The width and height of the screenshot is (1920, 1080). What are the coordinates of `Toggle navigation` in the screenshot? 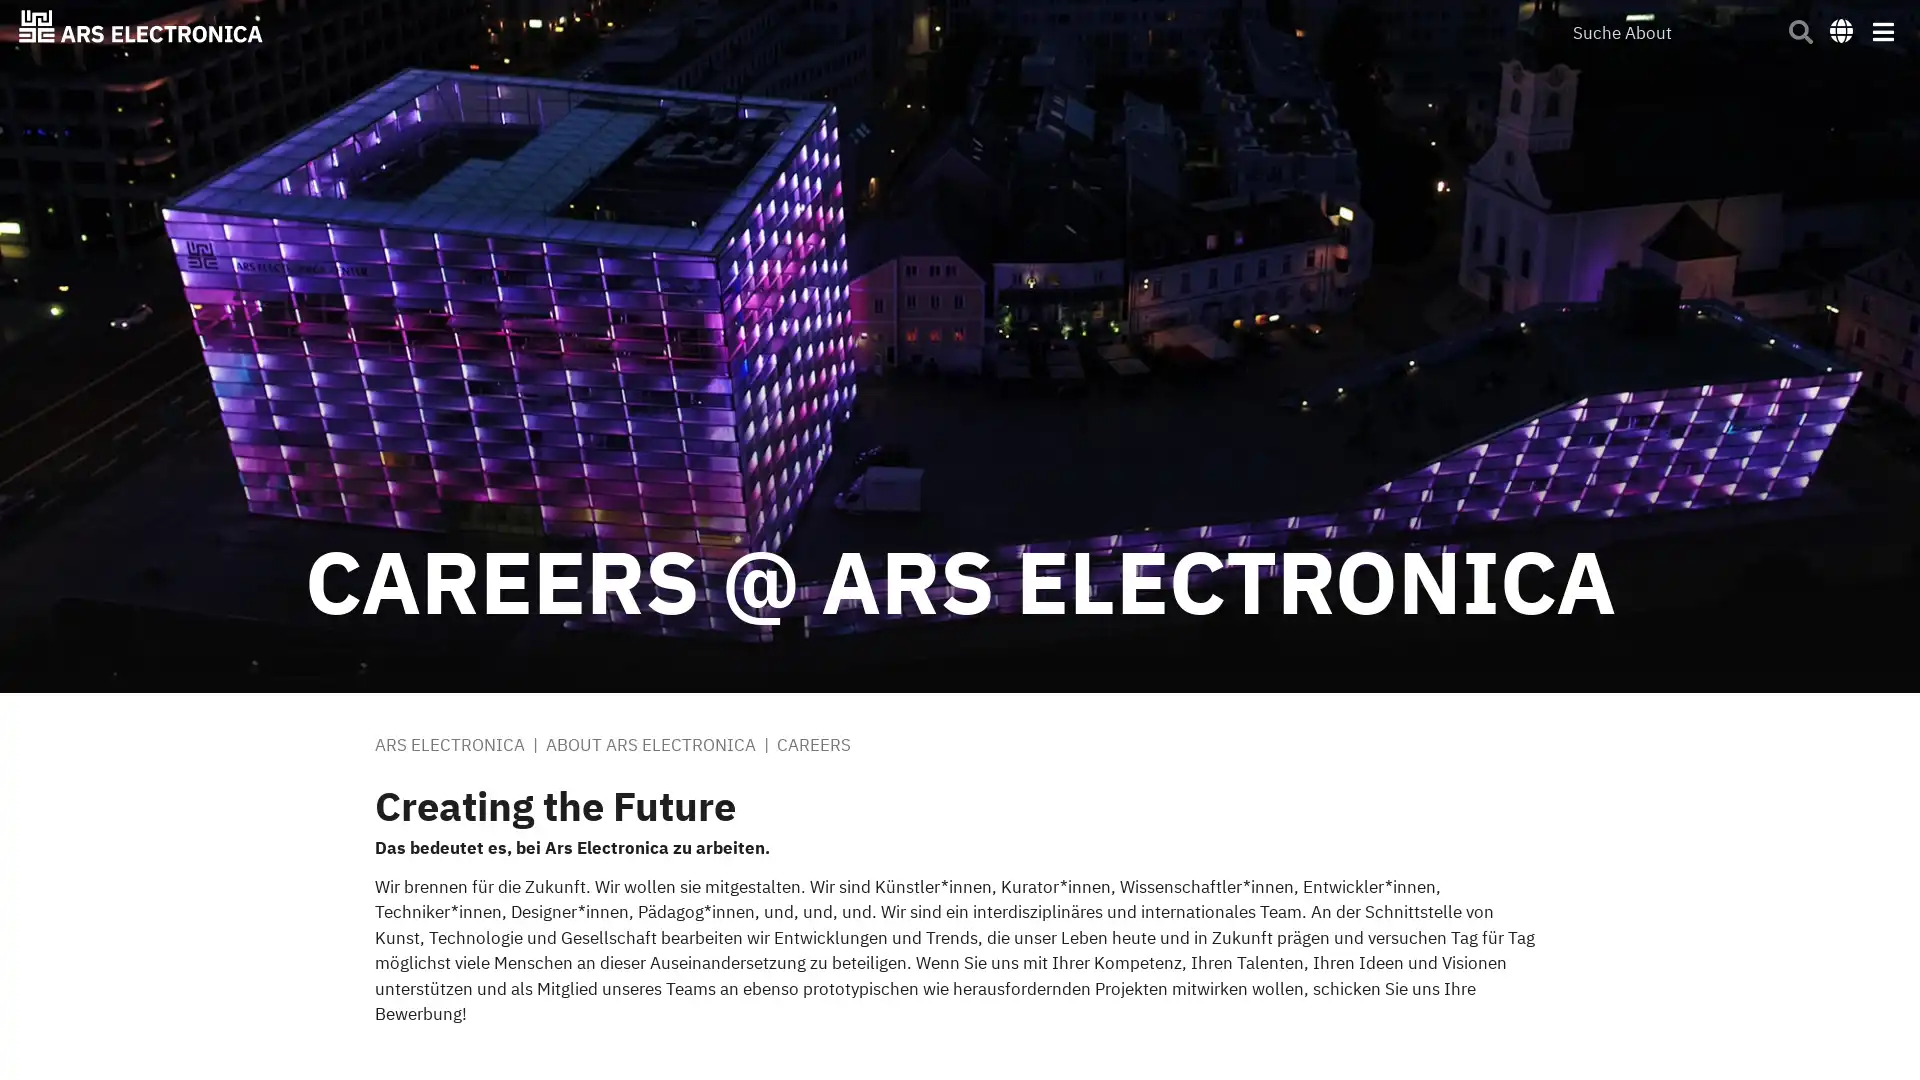 It's located at (1881, 30).